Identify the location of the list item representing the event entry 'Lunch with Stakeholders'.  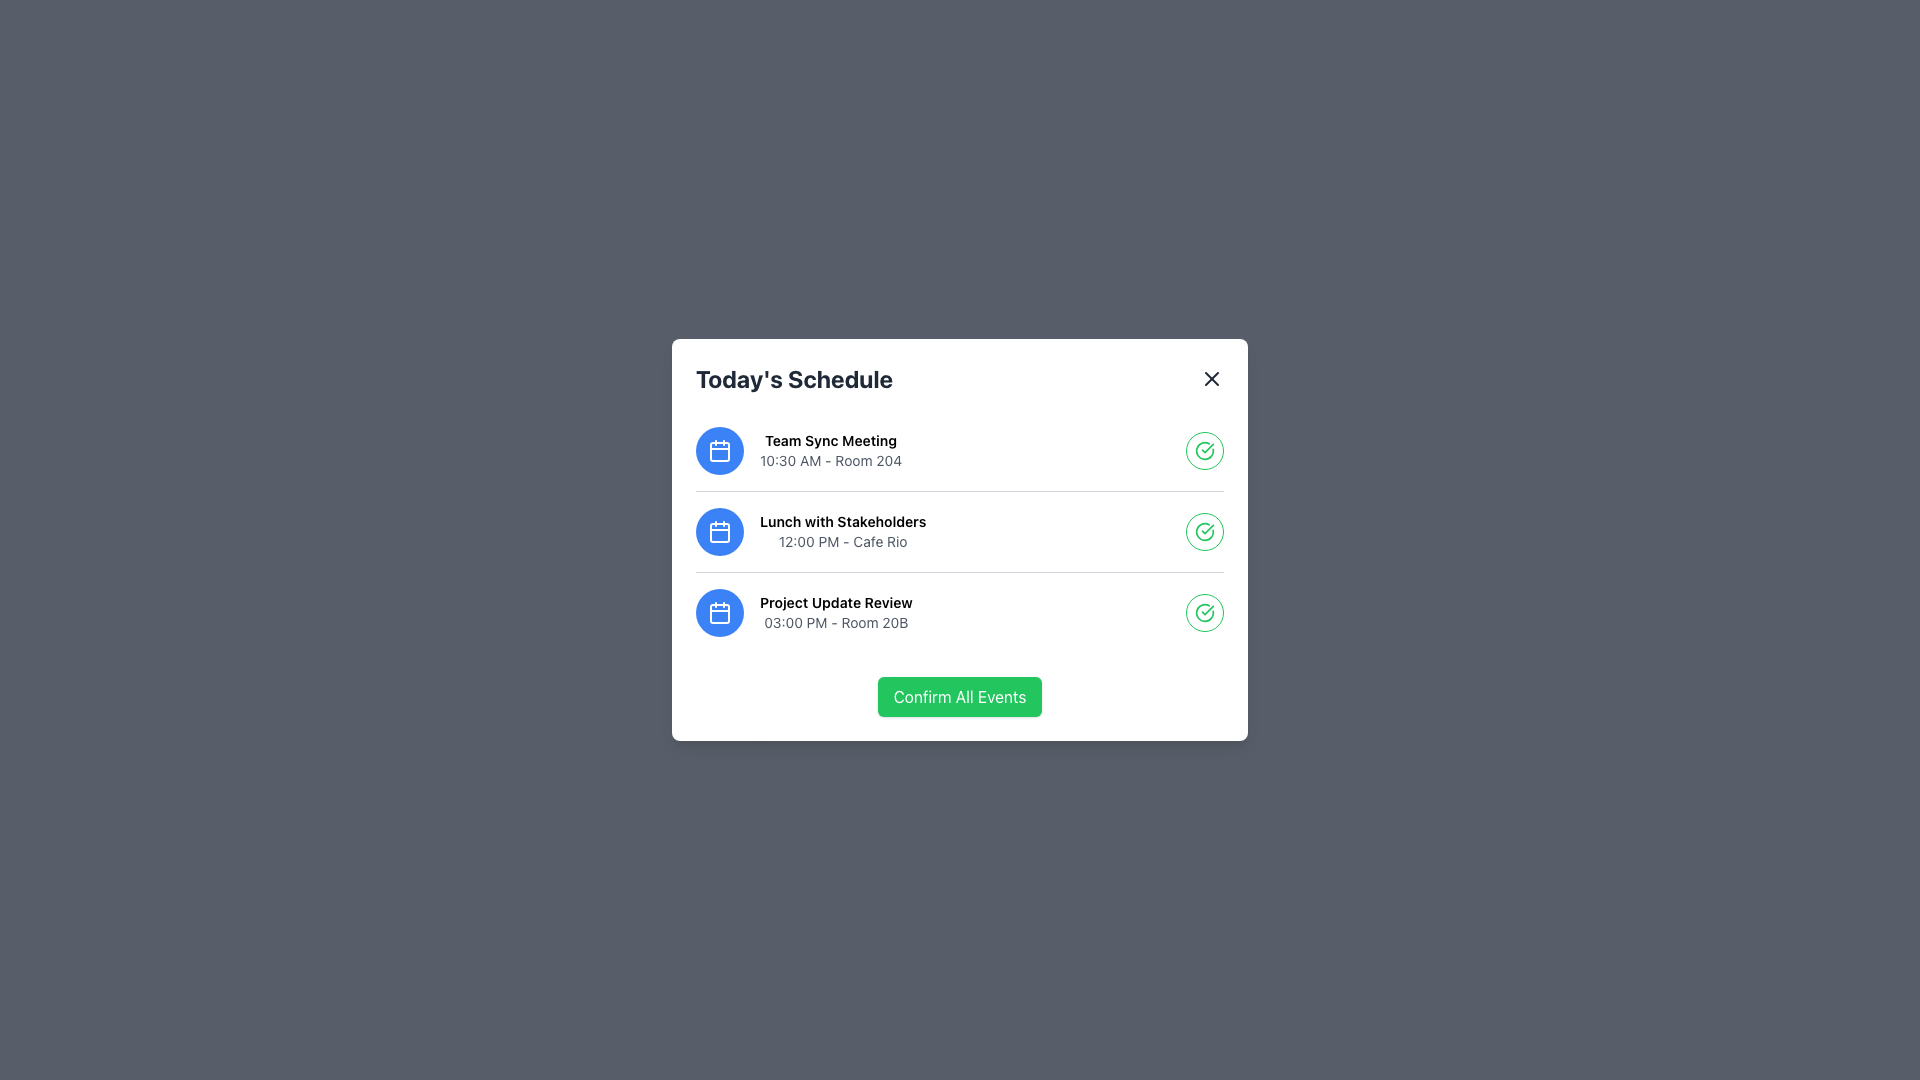
(811, 531).